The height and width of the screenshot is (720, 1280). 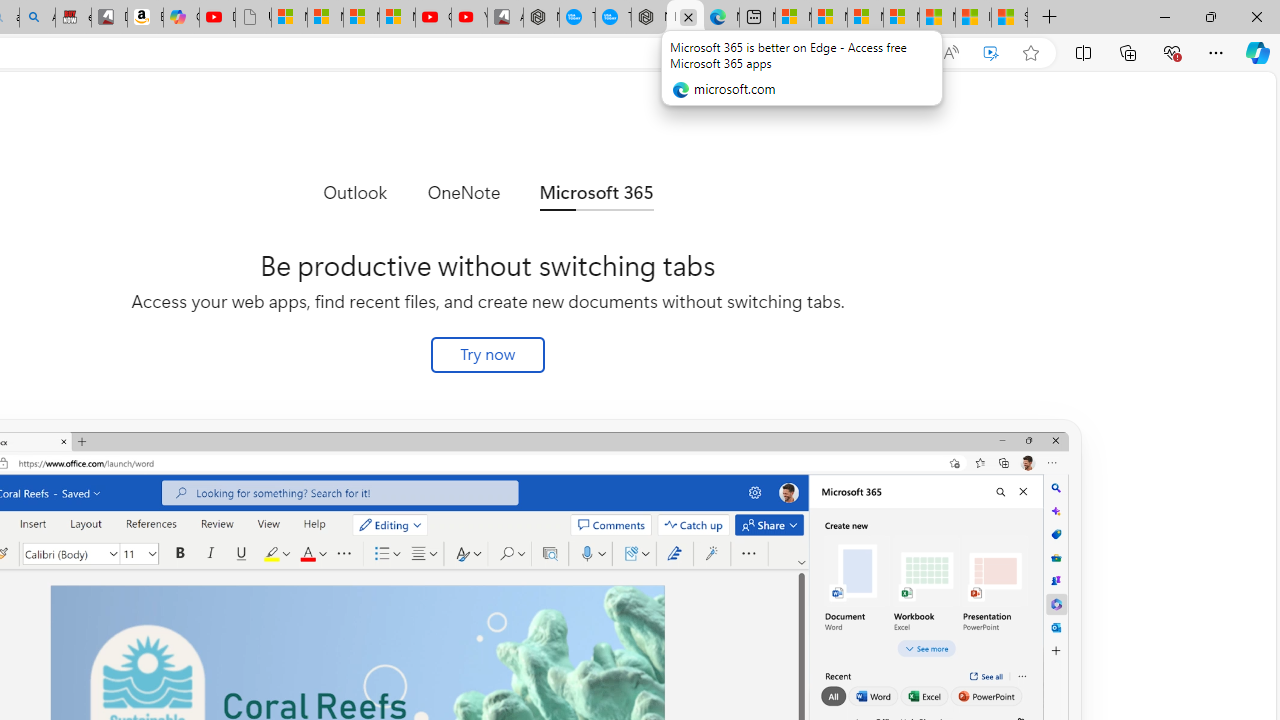 I want to click on 'Amazon Echo Dot PNG - Search Images', so click(x=37, y=17).